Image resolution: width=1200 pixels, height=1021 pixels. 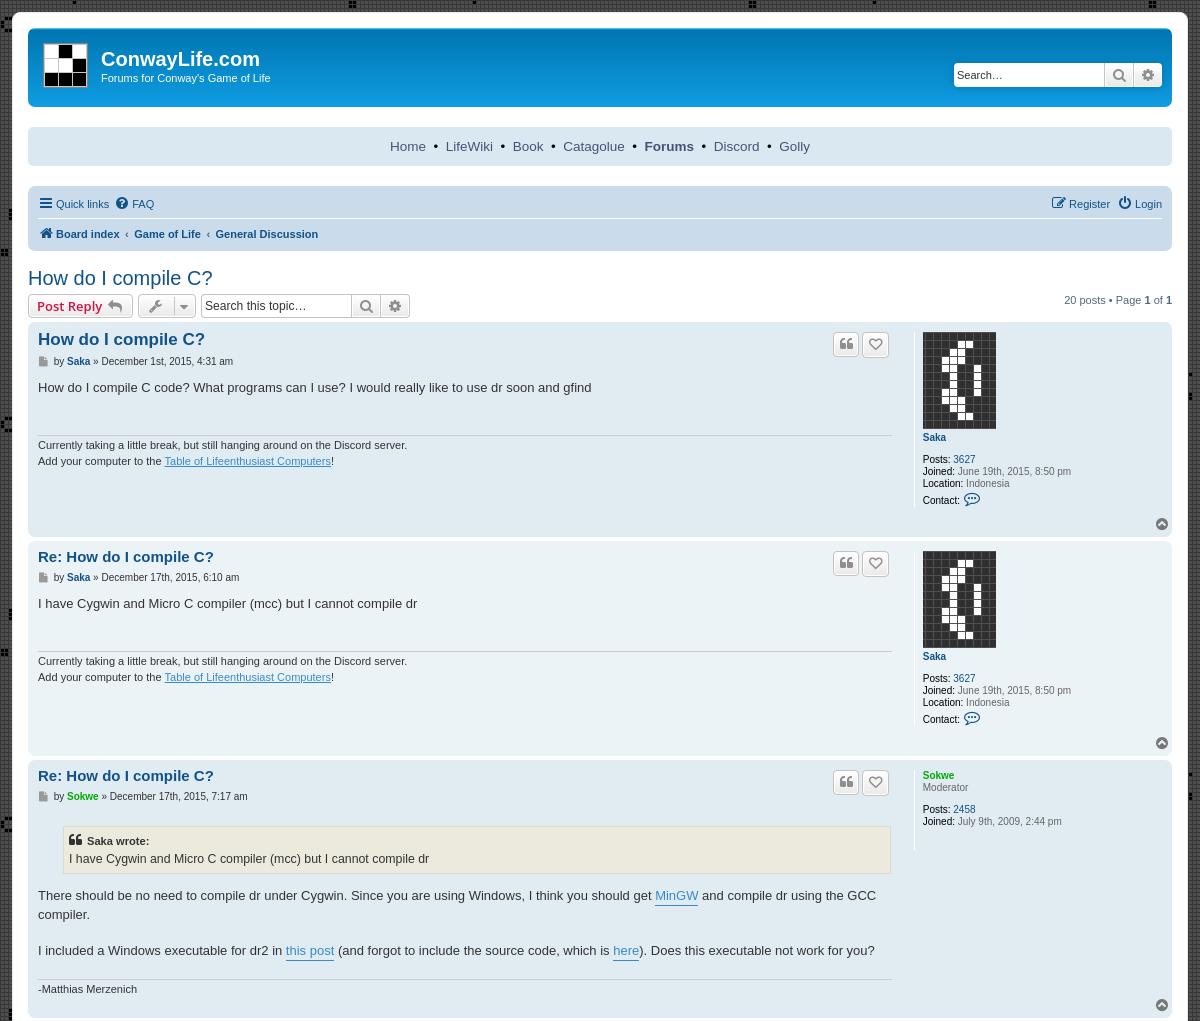 I want to click on 'here', so click(x=626, y=949).